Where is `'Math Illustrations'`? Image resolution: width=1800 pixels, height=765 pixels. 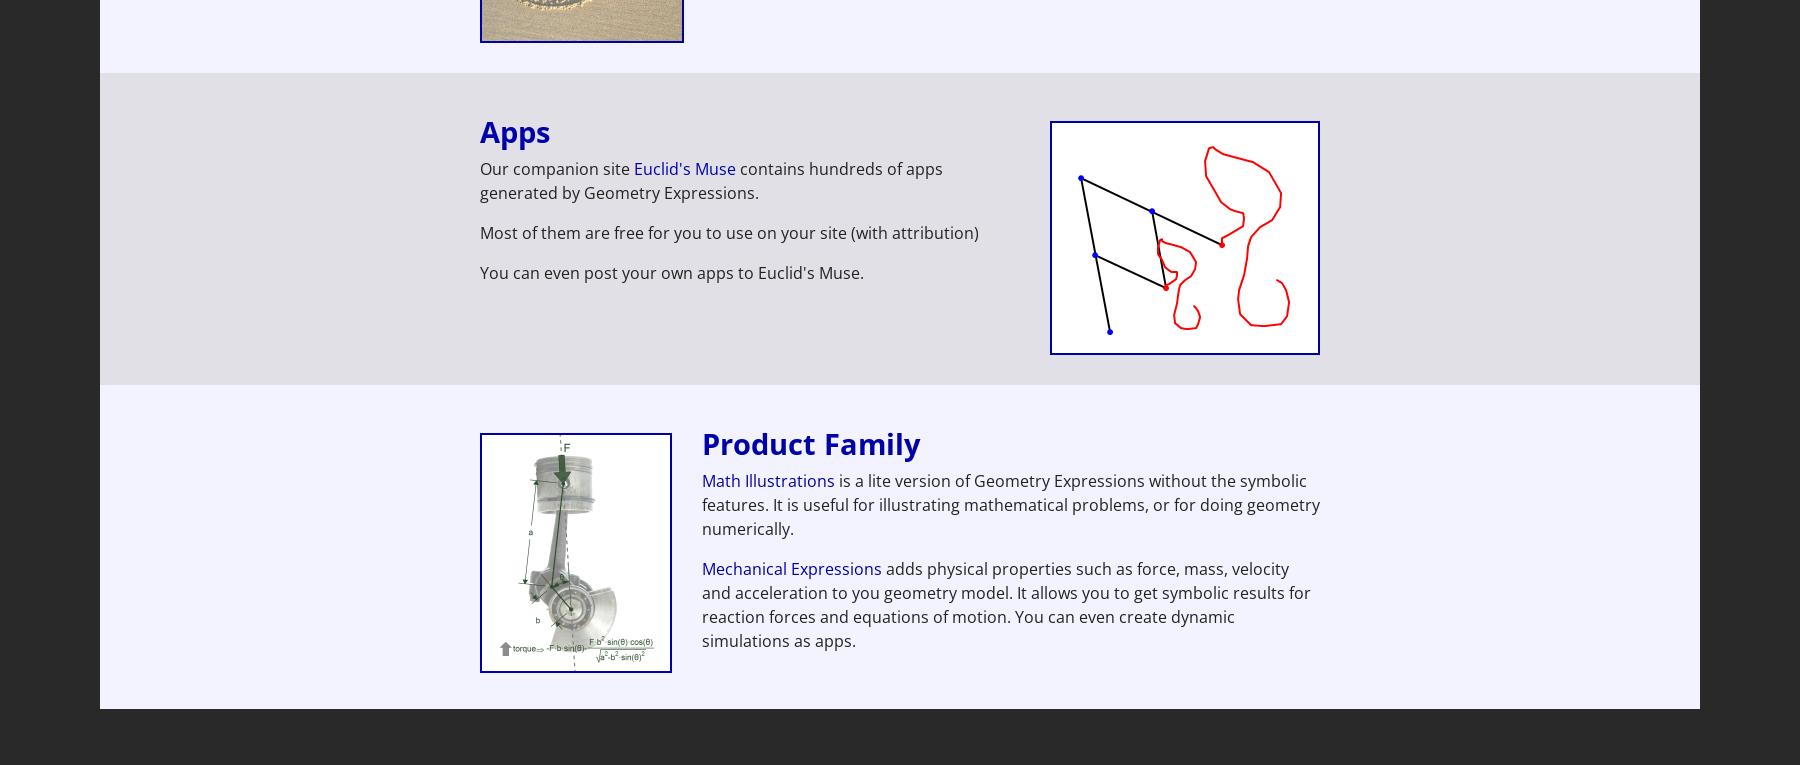
'Math Illustrations' is located at coordinates (767, 480).